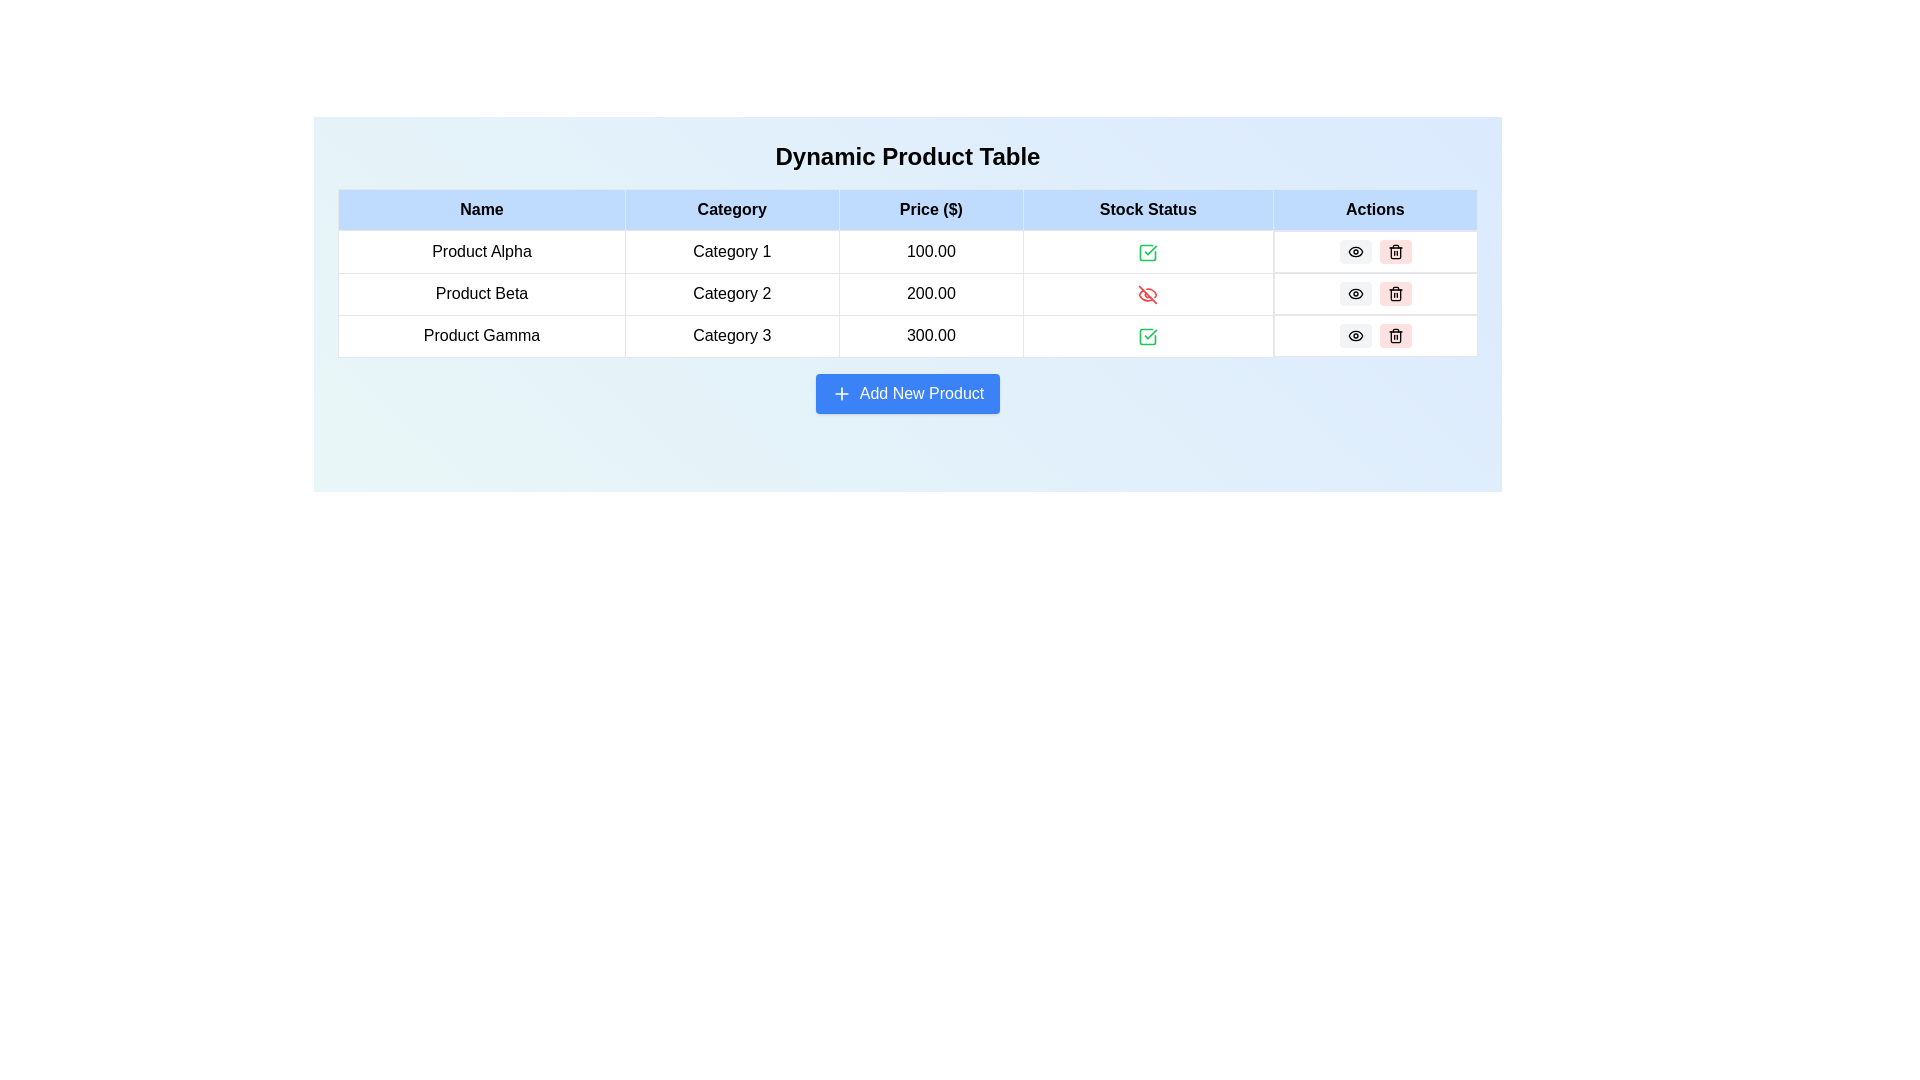 This screenshot has height=1080, width=1920. I want to click on the first action button in the 'Actions' column of the last row of the table, so click(1355, 334).